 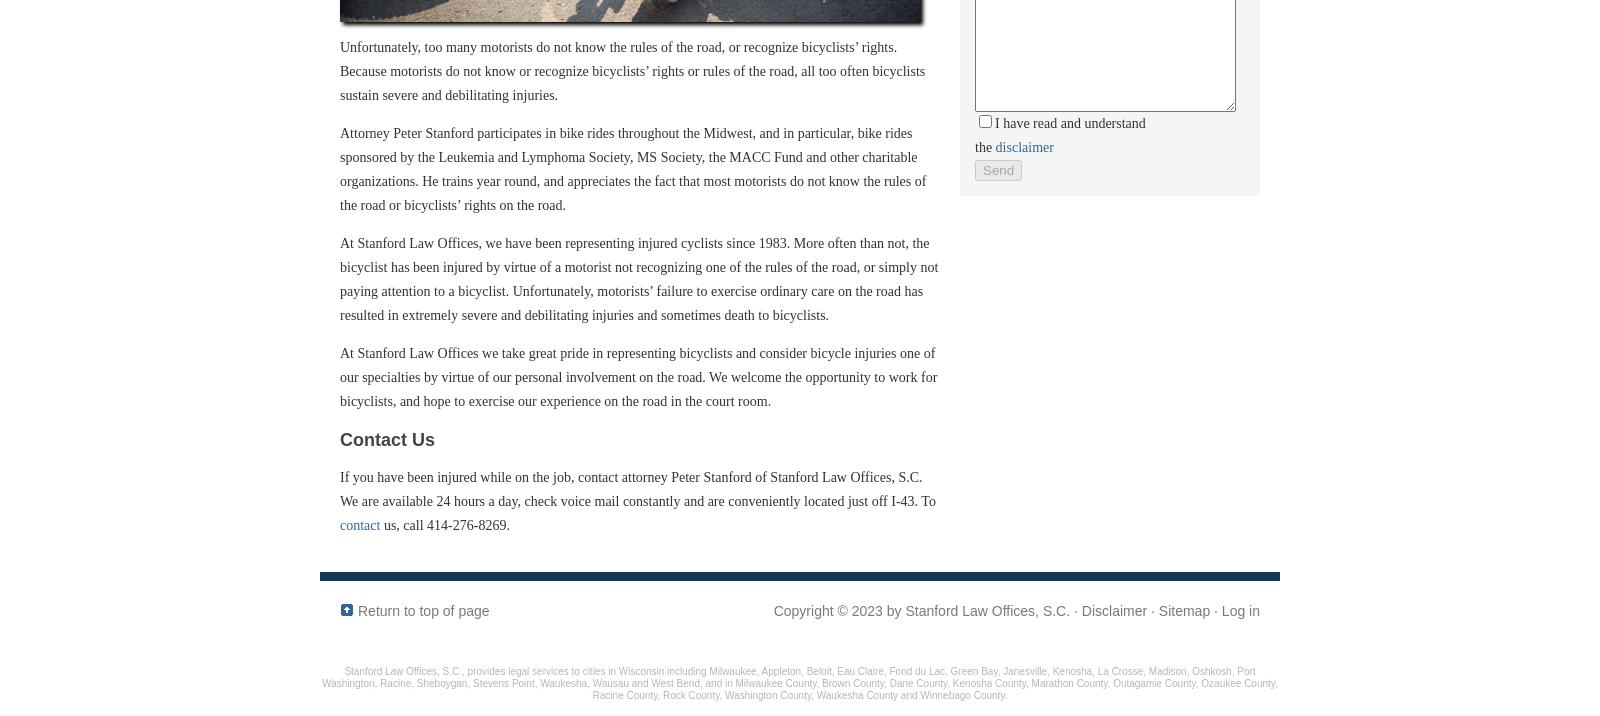 What do you see at coordinates (360, 524) in the screenshot?
I see `'contact'` at bounding box center [360, 524].